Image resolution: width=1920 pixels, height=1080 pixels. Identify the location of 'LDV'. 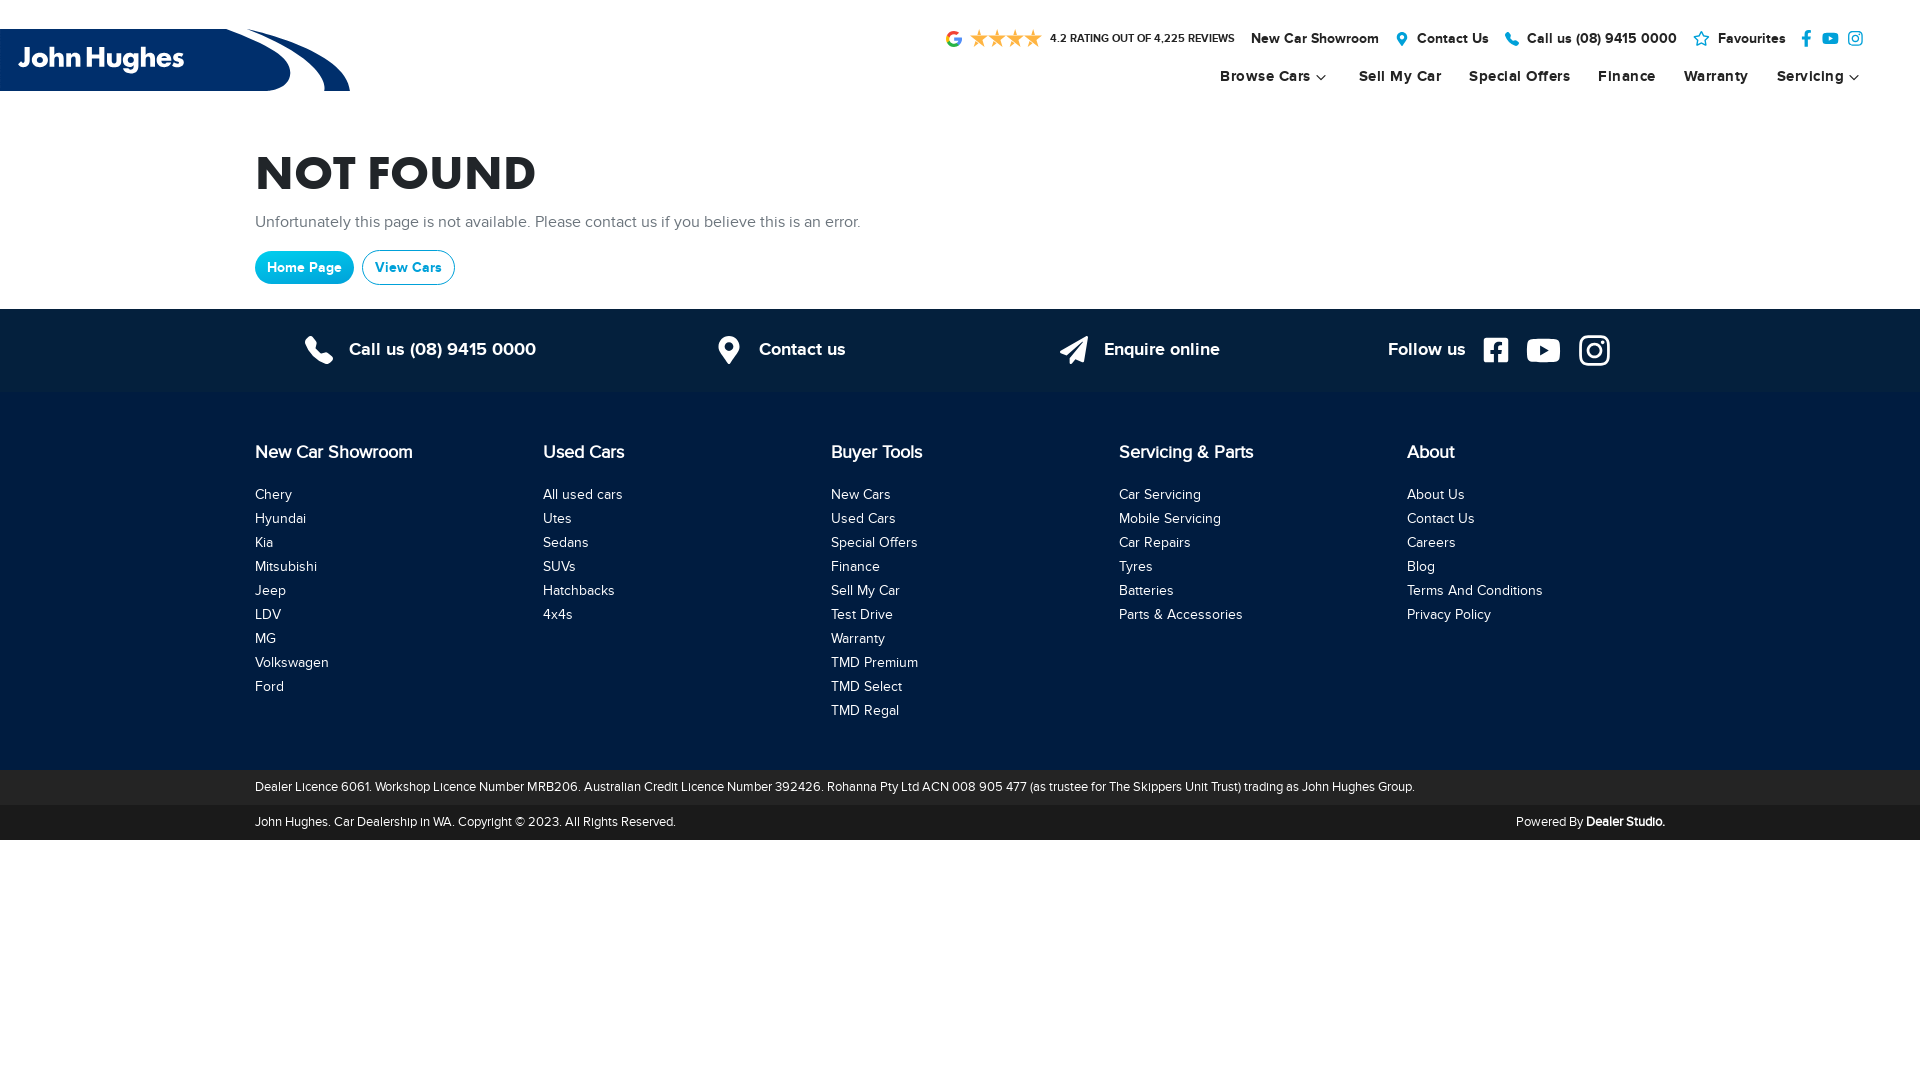
(267, 613).